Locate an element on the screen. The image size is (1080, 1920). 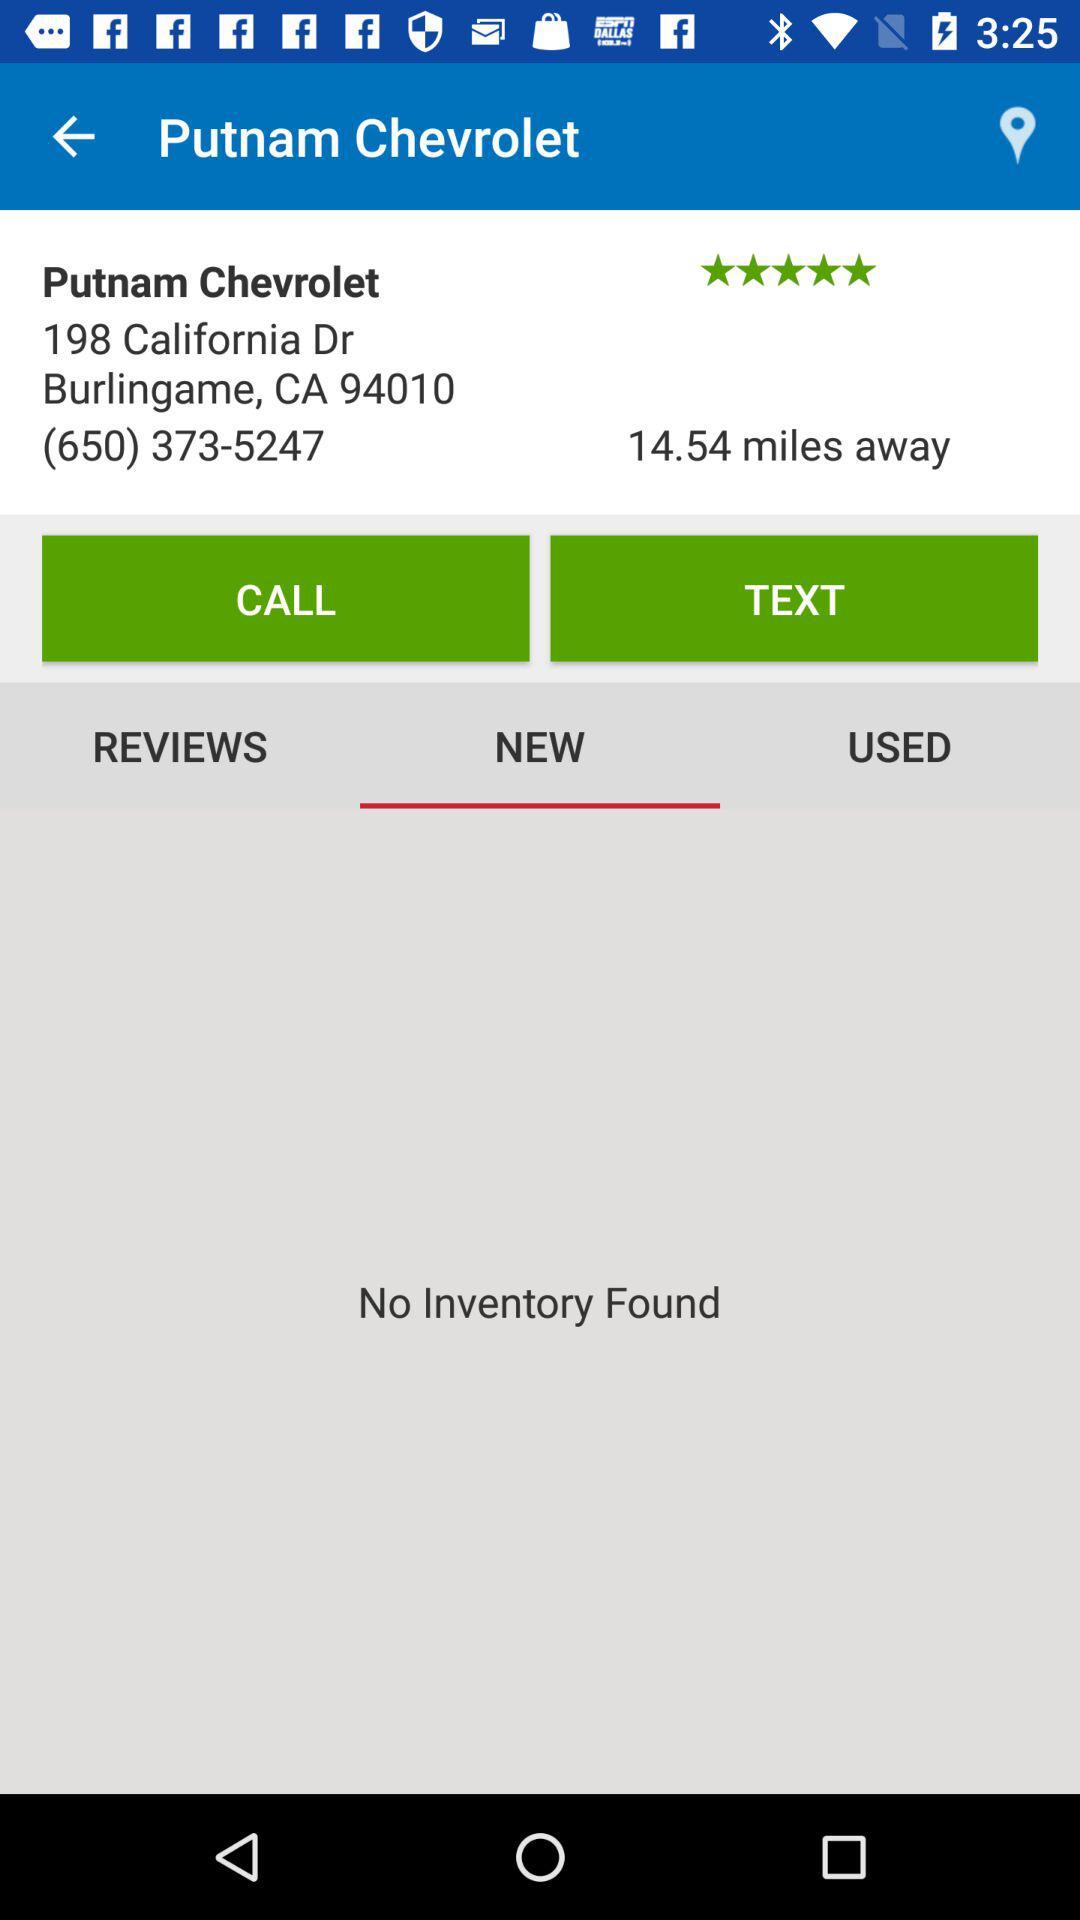
not found is located at coordinates (540, 1301).